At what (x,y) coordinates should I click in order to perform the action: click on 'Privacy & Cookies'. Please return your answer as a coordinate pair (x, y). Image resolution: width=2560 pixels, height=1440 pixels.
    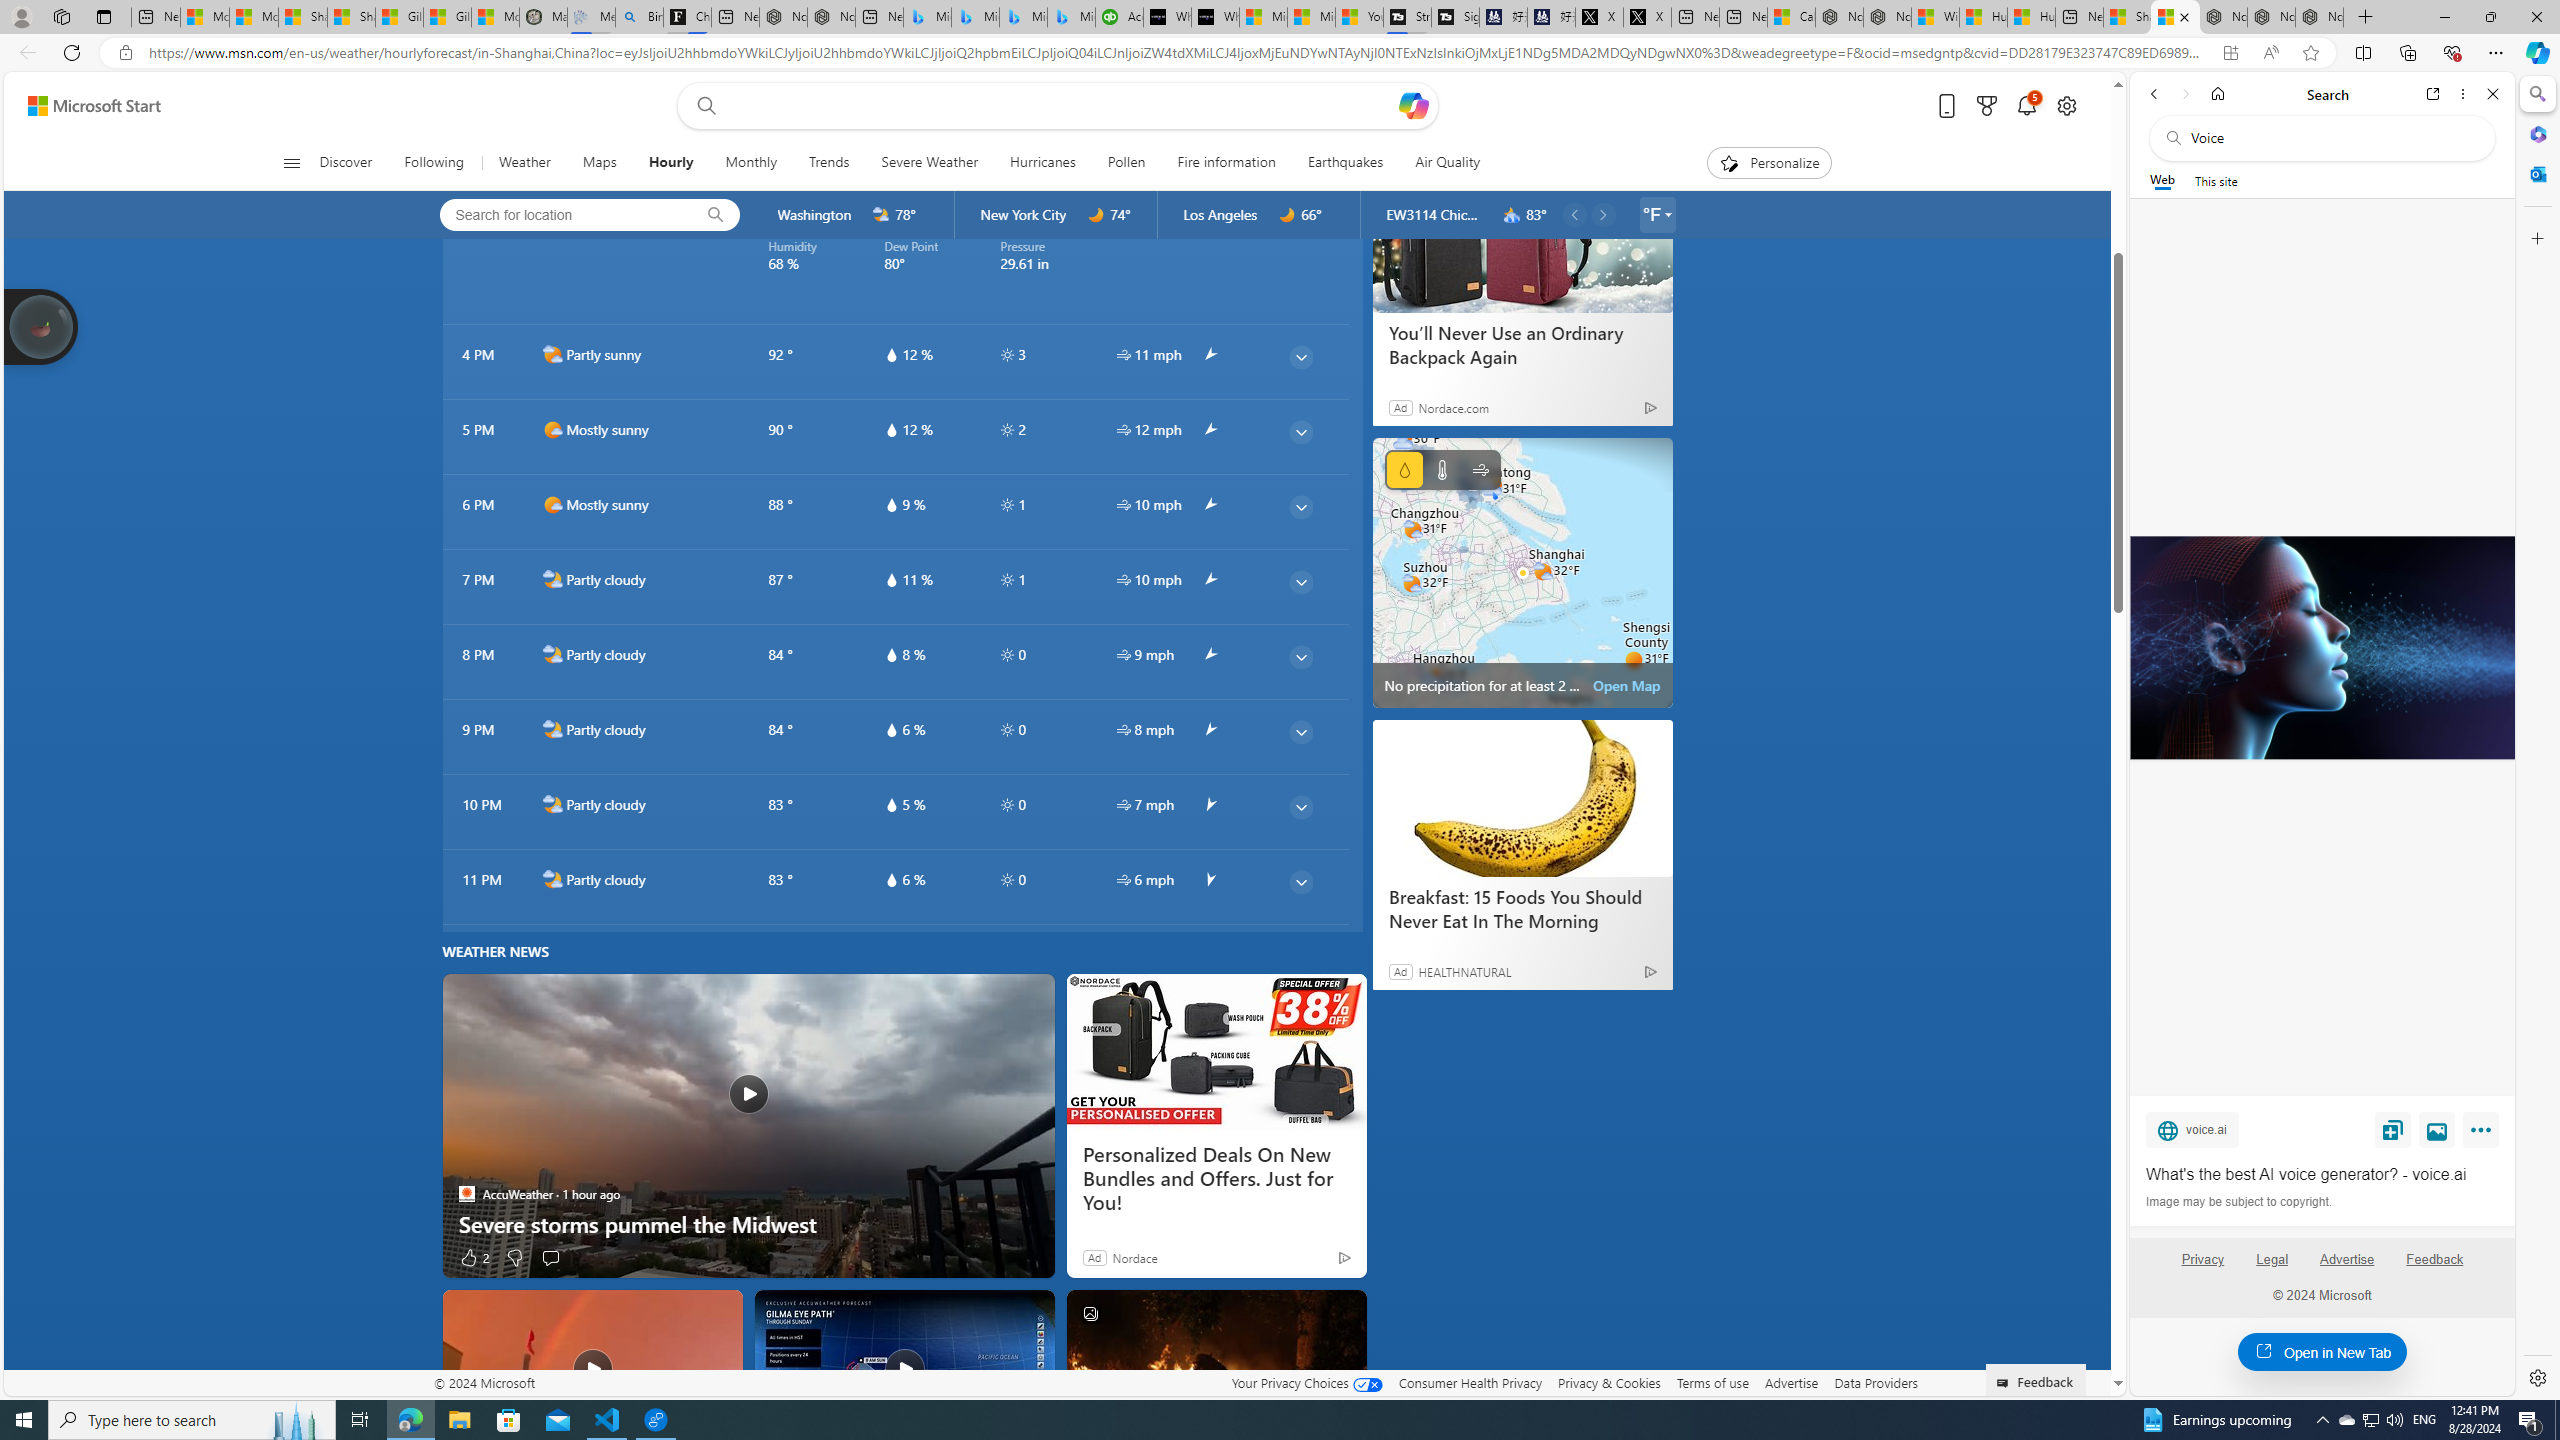
    Looking at the image, I should click on (1610, 1382).